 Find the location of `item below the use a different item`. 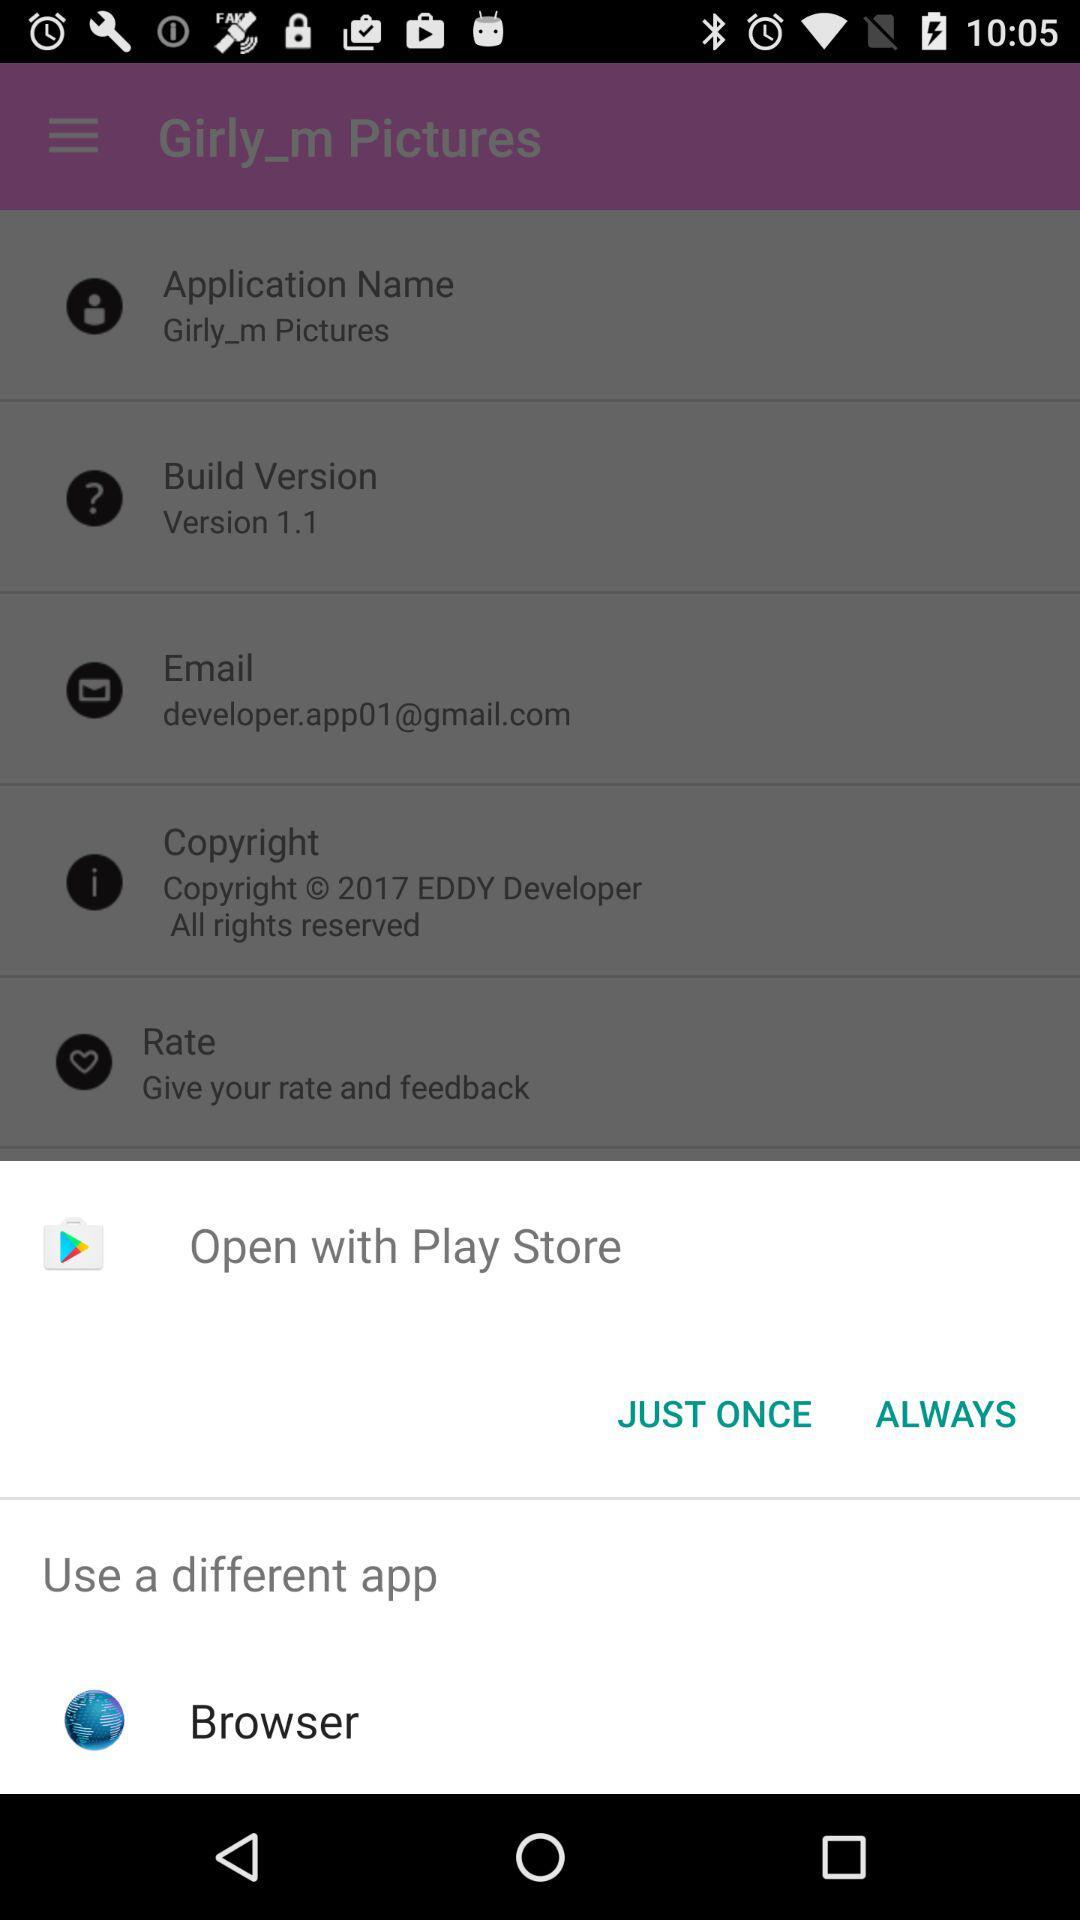

item below the use a different item is located at coordinates (274, 1719).